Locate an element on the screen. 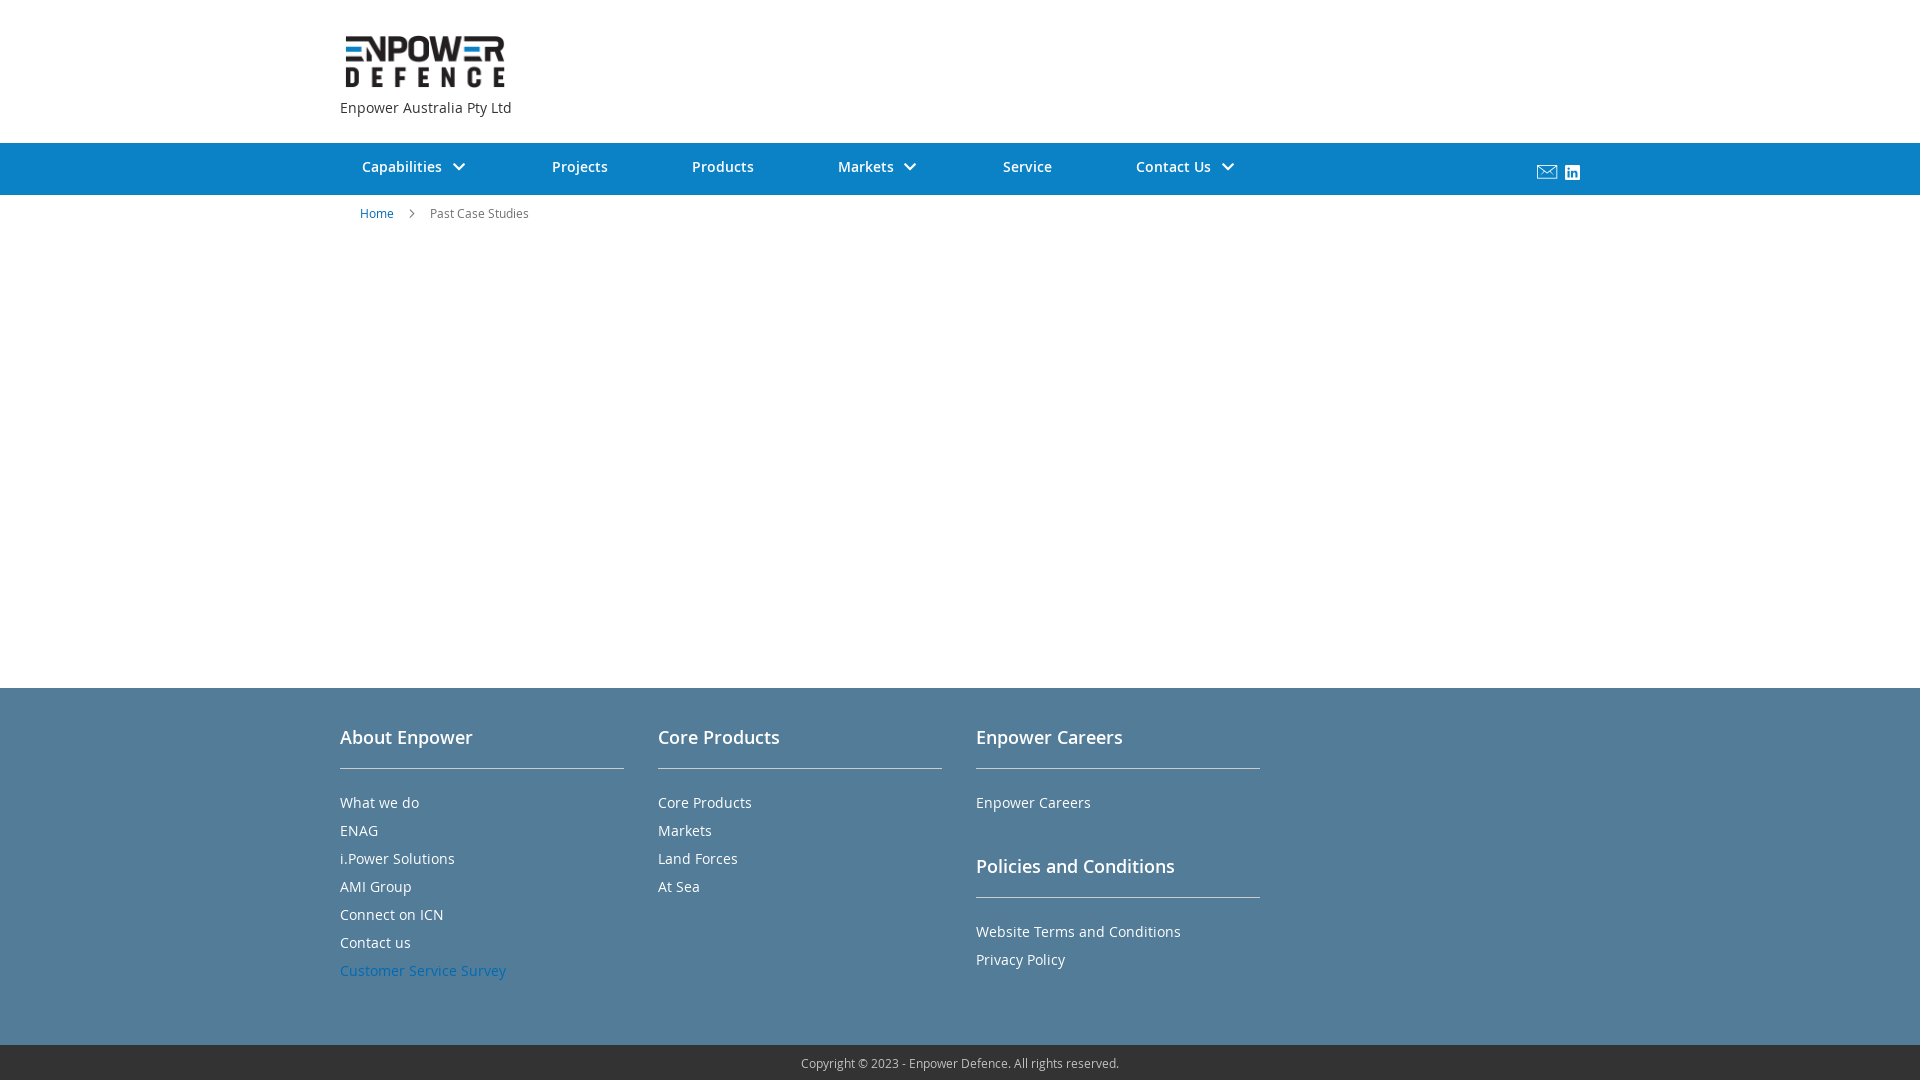 The height and width of the screenshot is (1080, 1920). 'At Sea' is located at coordinates (678, 885).